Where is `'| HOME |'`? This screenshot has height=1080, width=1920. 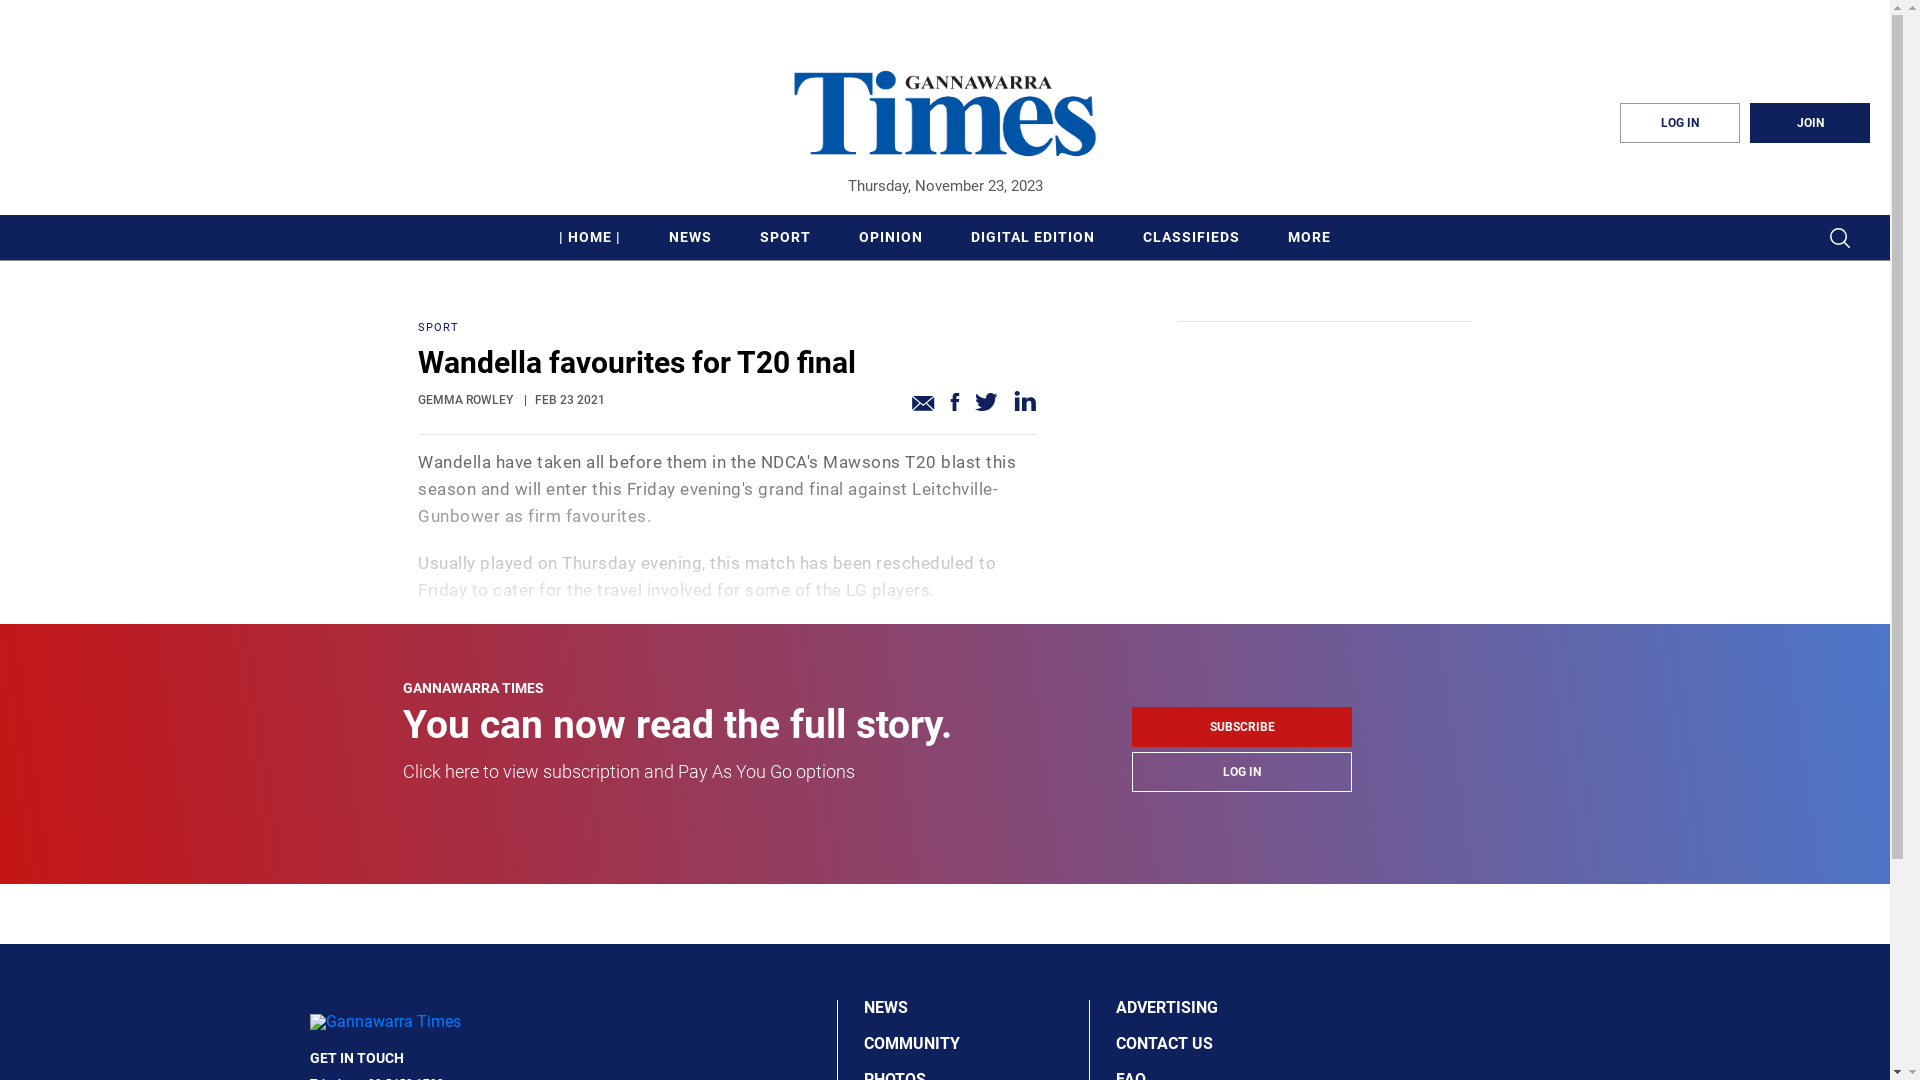 '| HOME |' is located at coordinates (589, 236).